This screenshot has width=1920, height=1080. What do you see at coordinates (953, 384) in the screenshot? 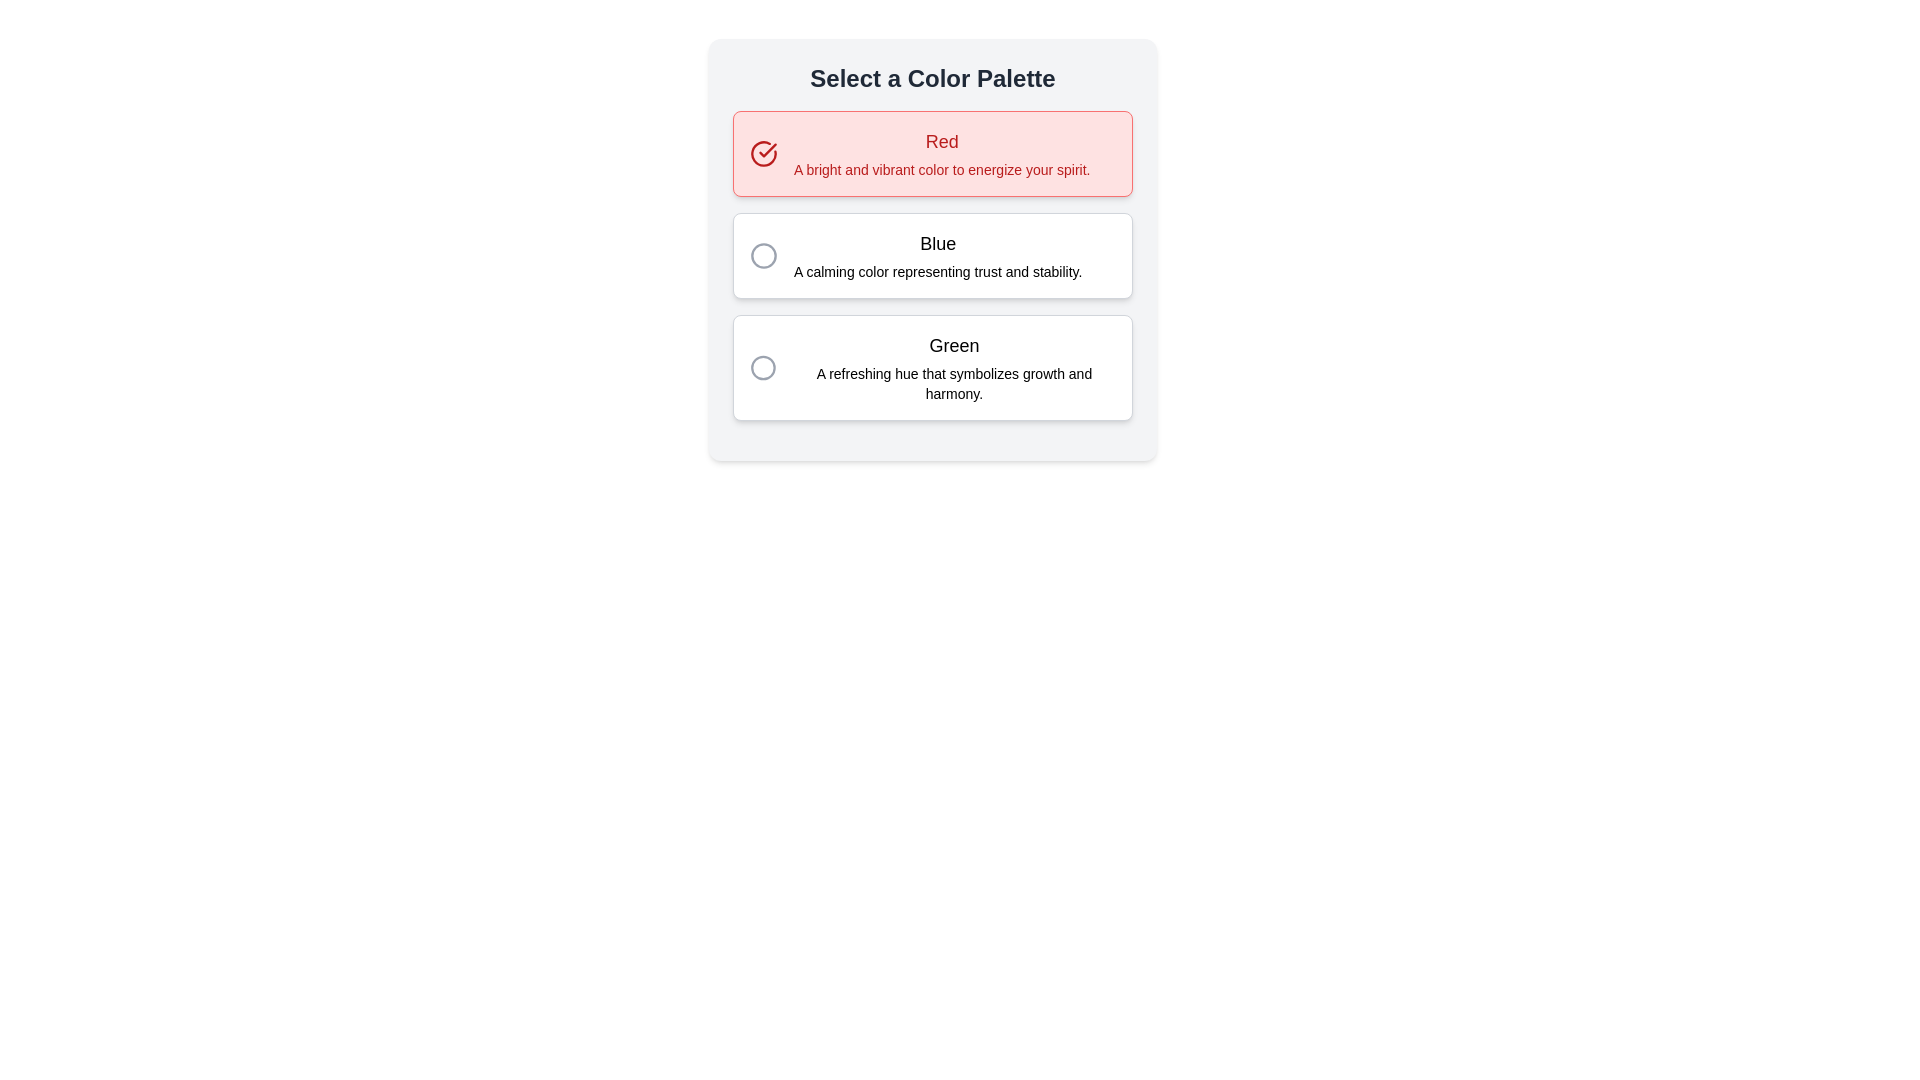
I see `the descriptive text label for the 'Green' option located within the 'Select a Color Palette' interface, positioned directly beneath the 'Green' title text` at bounding box center [953, 384].